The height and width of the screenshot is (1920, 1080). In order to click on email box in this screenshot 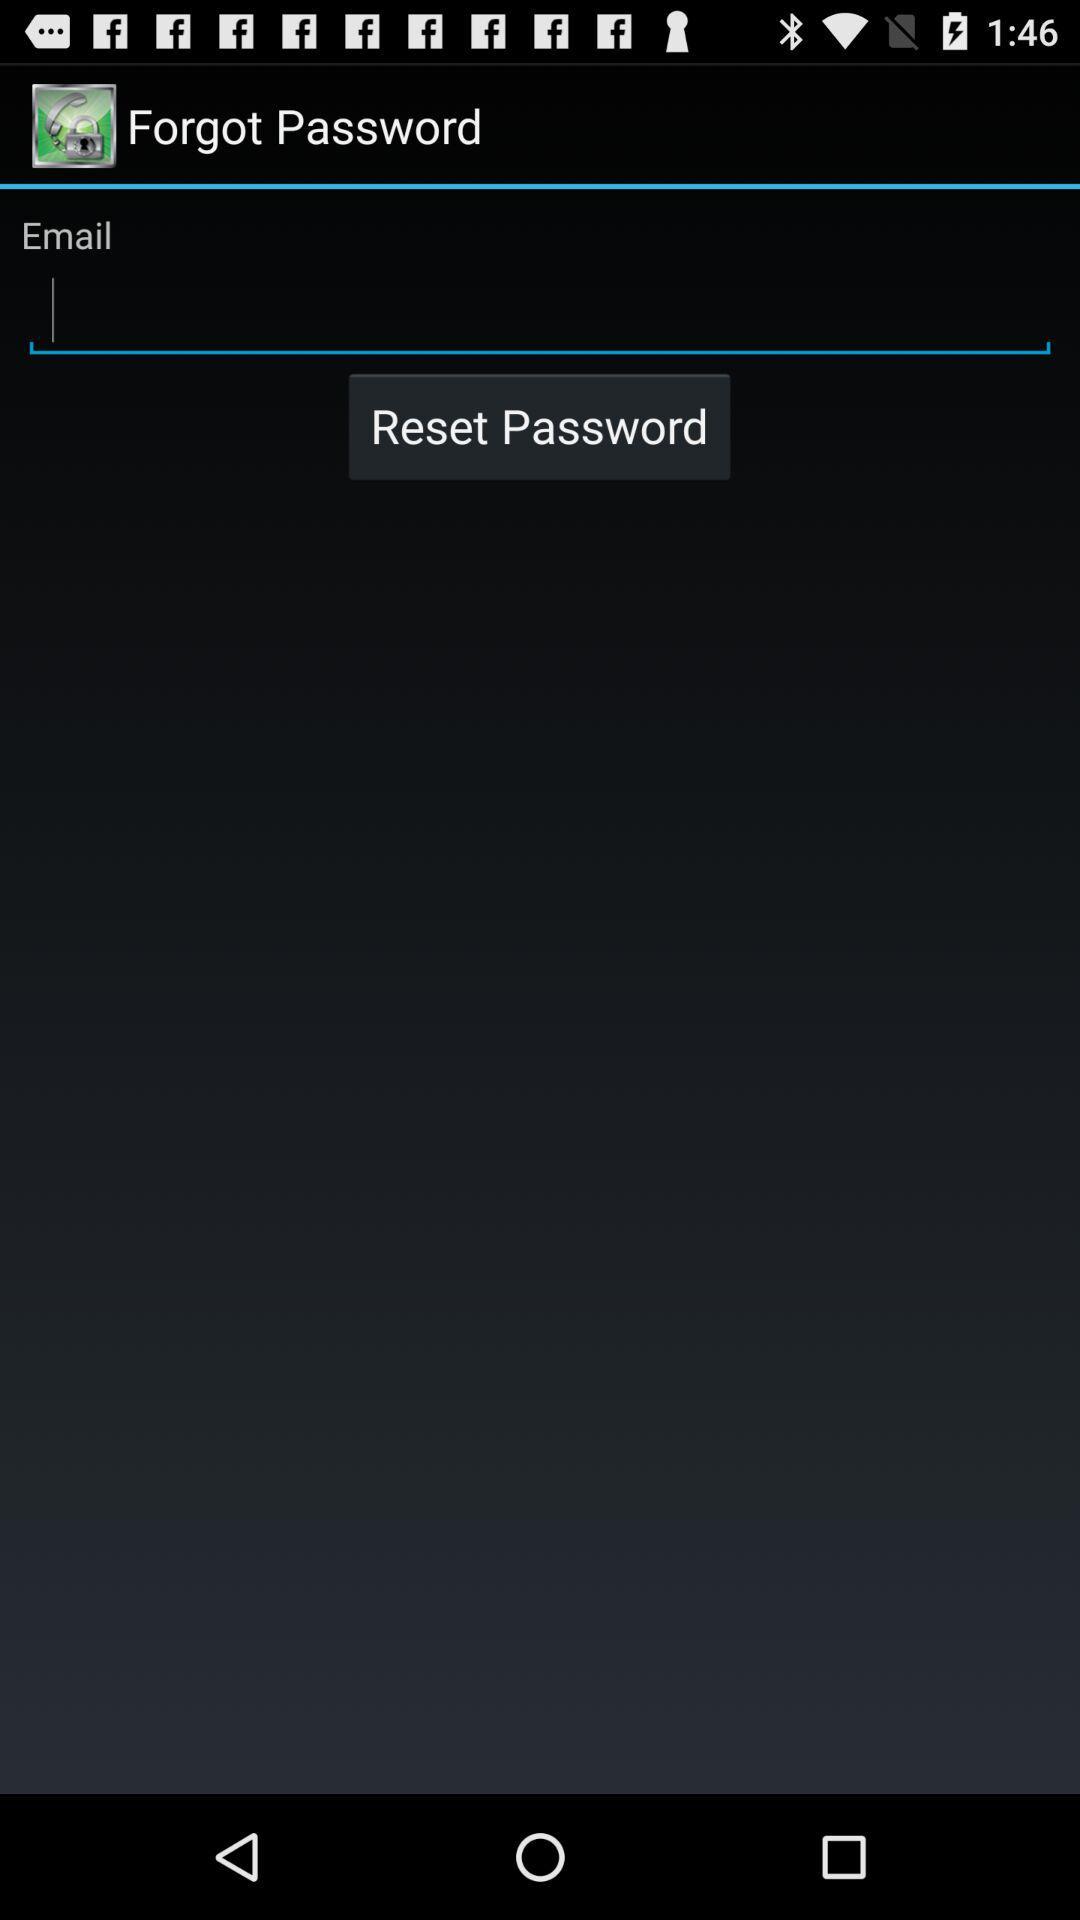, I will do `click(540, 310)`.